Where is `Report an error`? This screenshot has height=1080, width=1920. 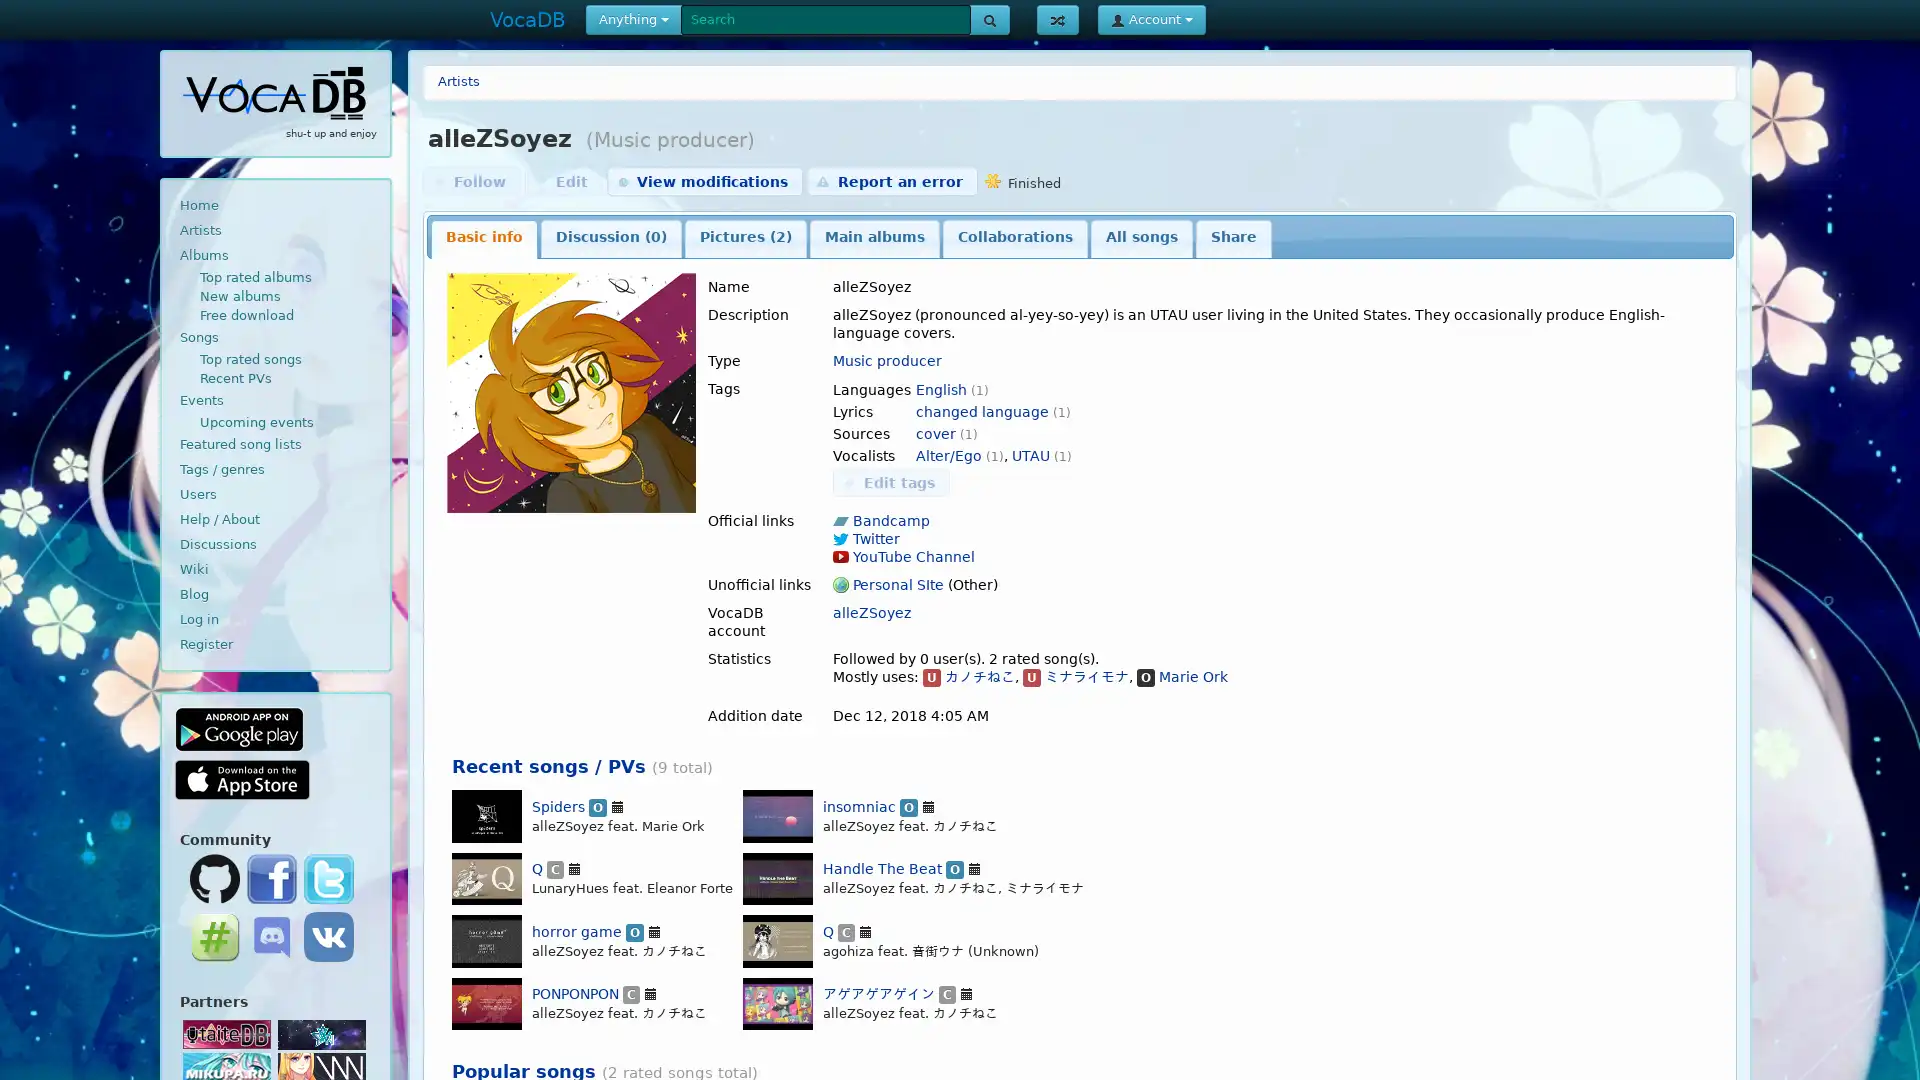 Report an error is located at coordinates (891, 181).